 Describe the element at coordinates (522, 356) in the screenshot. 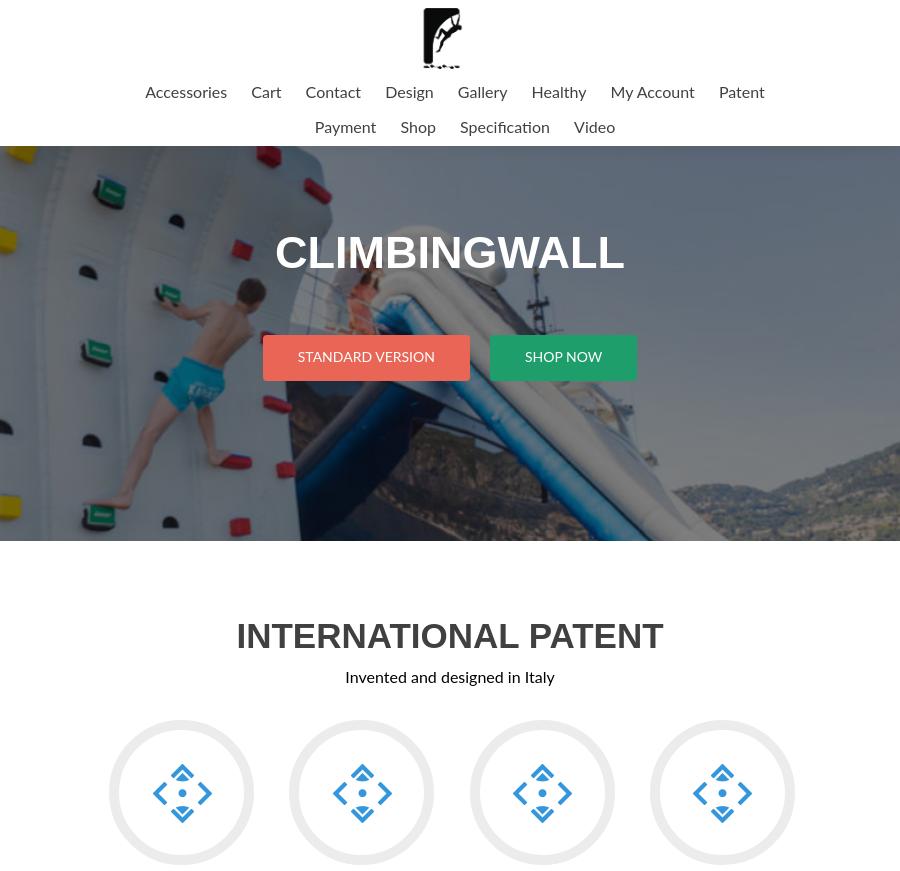

I see `'Shop Now'` at that location.